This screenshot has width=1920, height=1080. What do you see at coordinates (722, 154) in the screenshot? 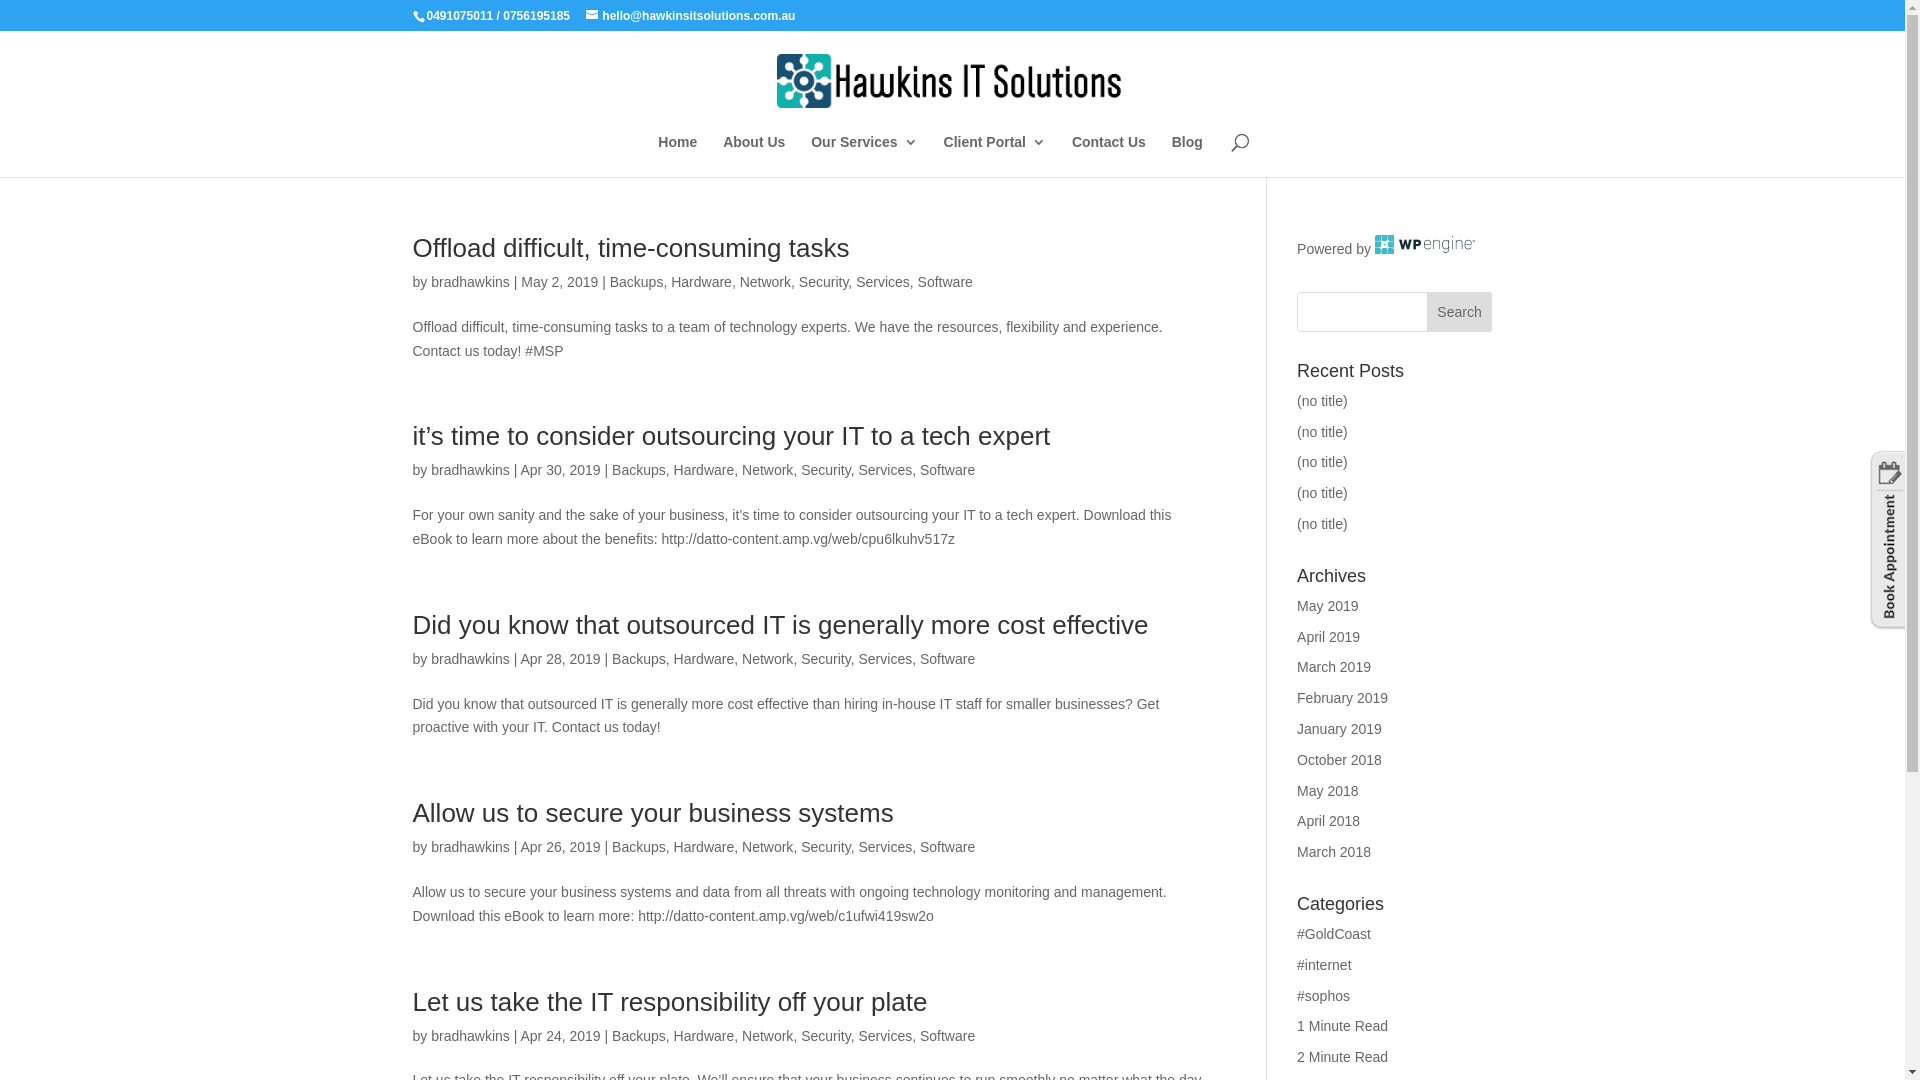
I see `'About Us'` at bounding box center [722, 154].